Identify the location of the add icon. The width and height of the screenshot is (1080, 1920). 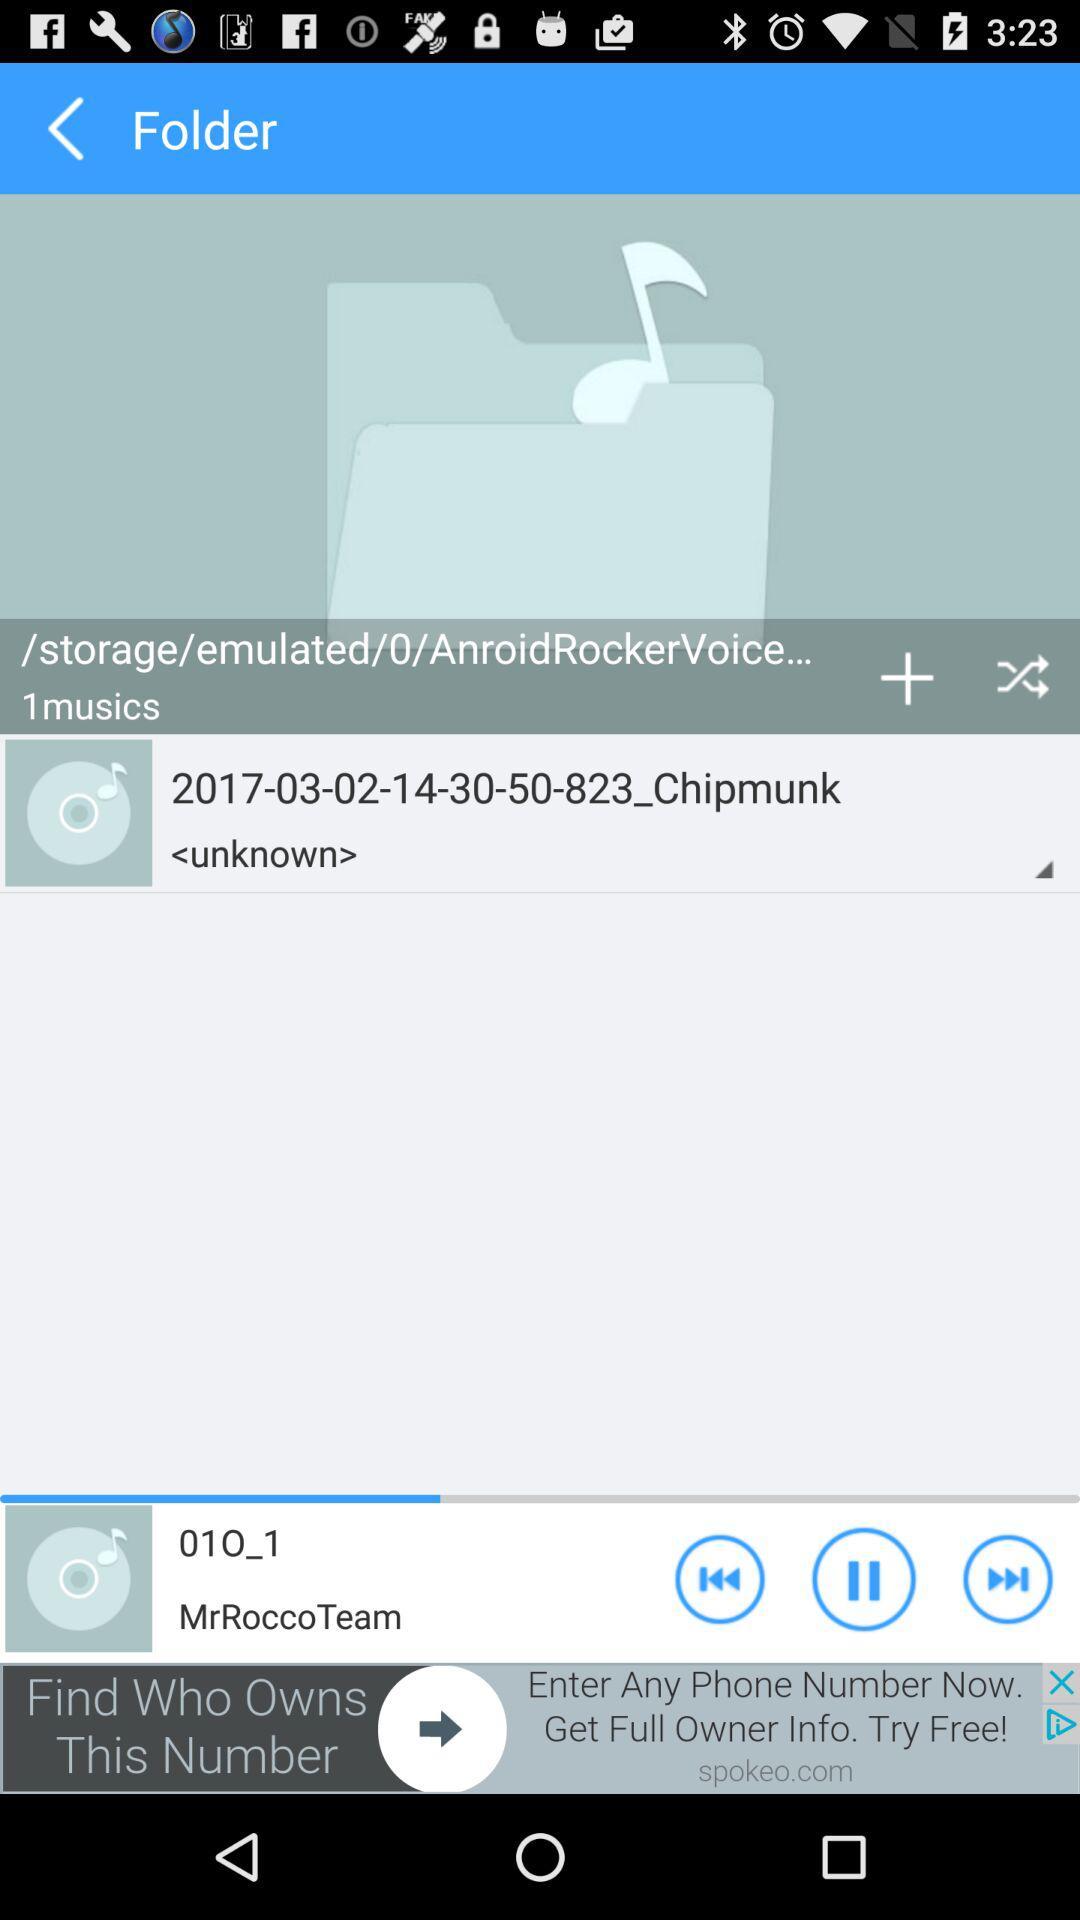
(906, 723).